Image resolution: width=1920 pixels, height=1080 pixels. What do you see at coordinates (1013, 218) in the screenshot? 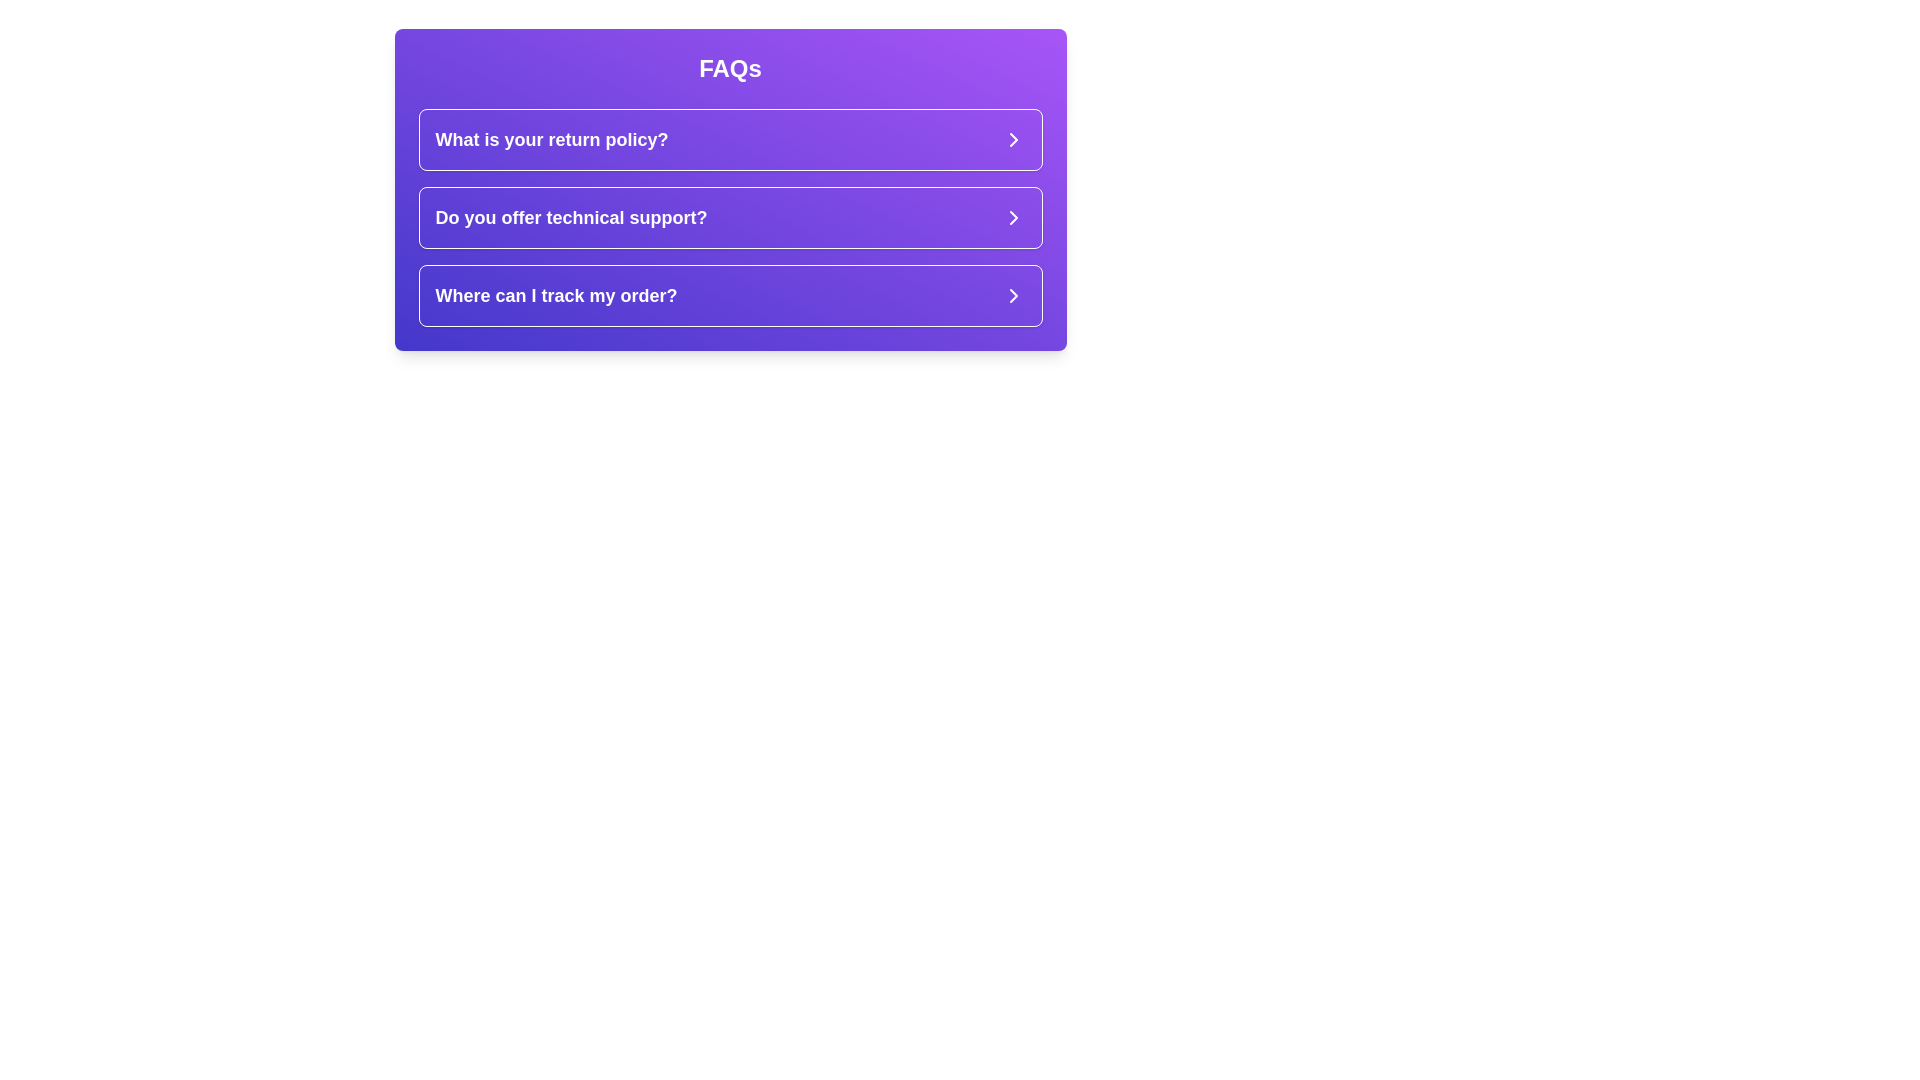
I see `the small right-pointing arrow icon at the end of the middle question card labeled 'Do you offer technical support?'` at bounding box center [1013, 218].